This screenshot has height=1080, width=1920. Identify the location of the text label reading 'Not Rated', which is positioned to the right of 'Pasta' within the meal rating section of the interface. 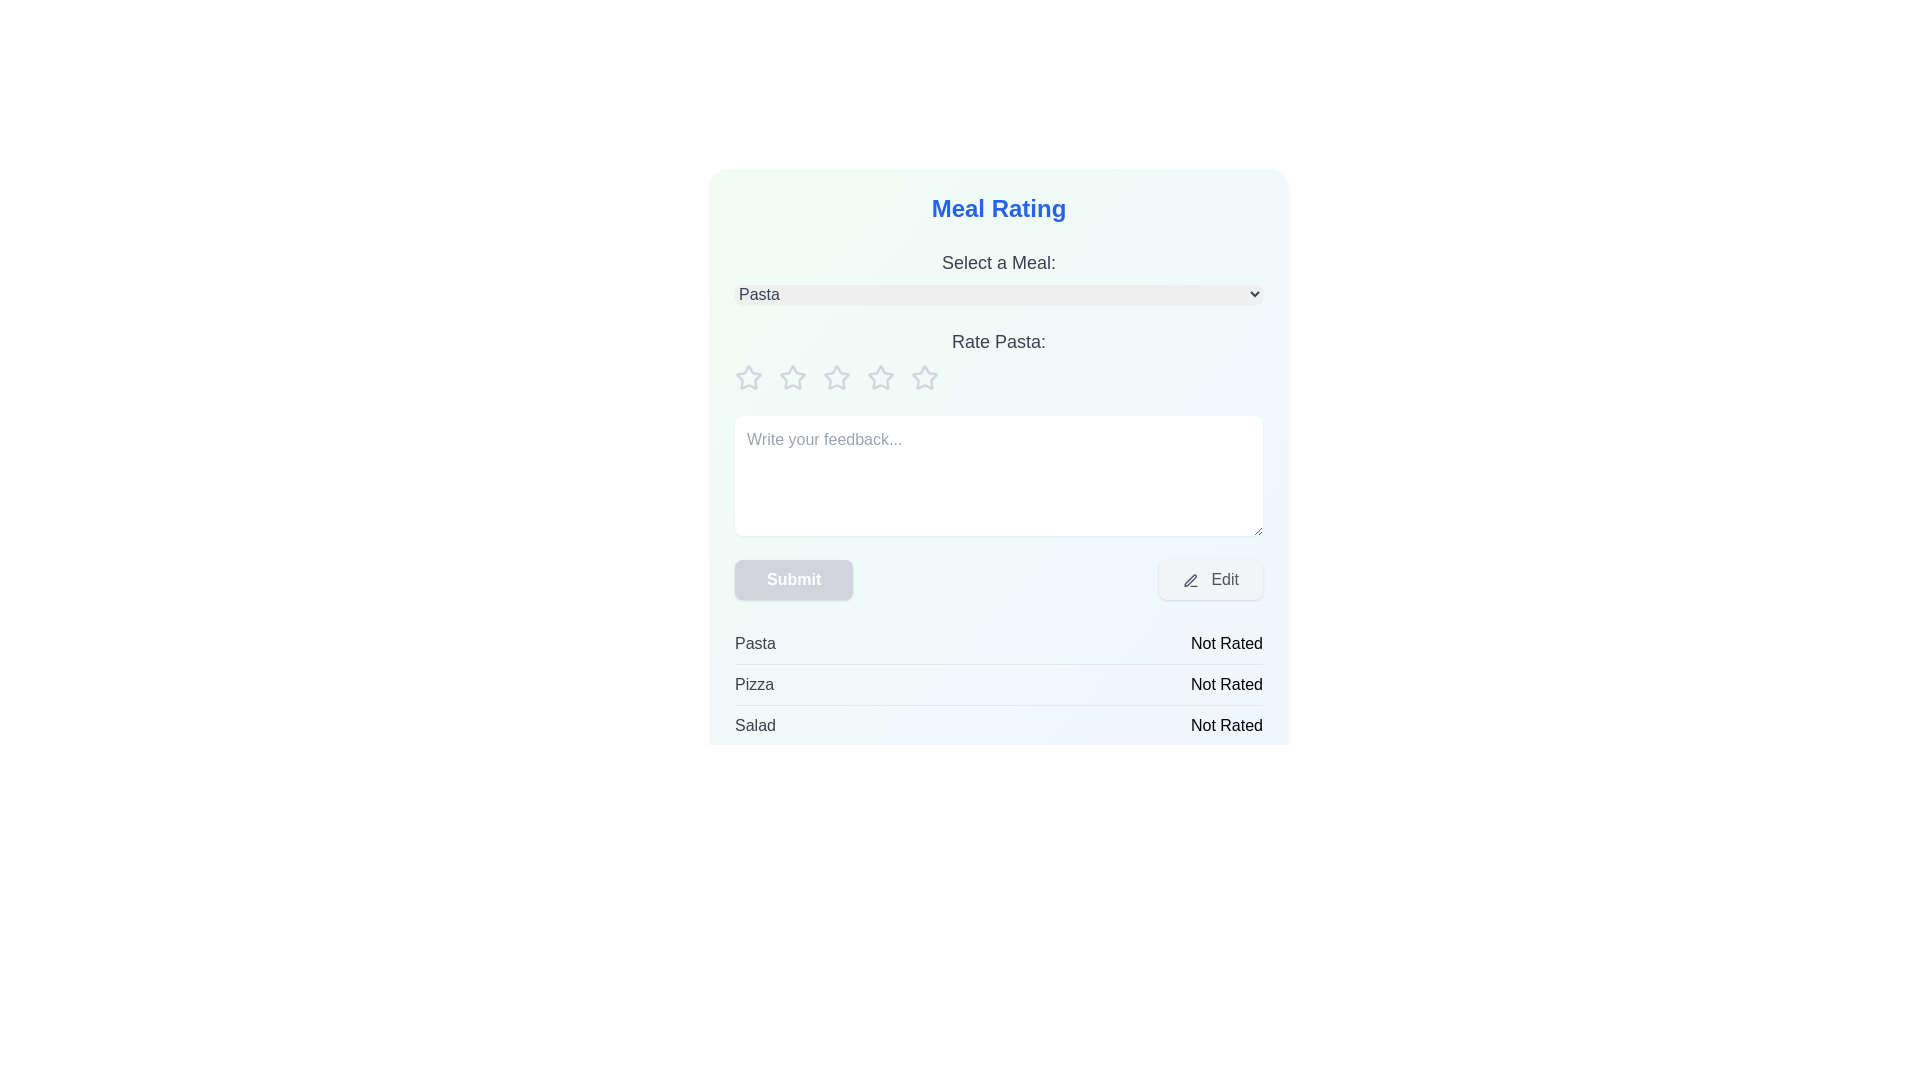
(1226, 644).